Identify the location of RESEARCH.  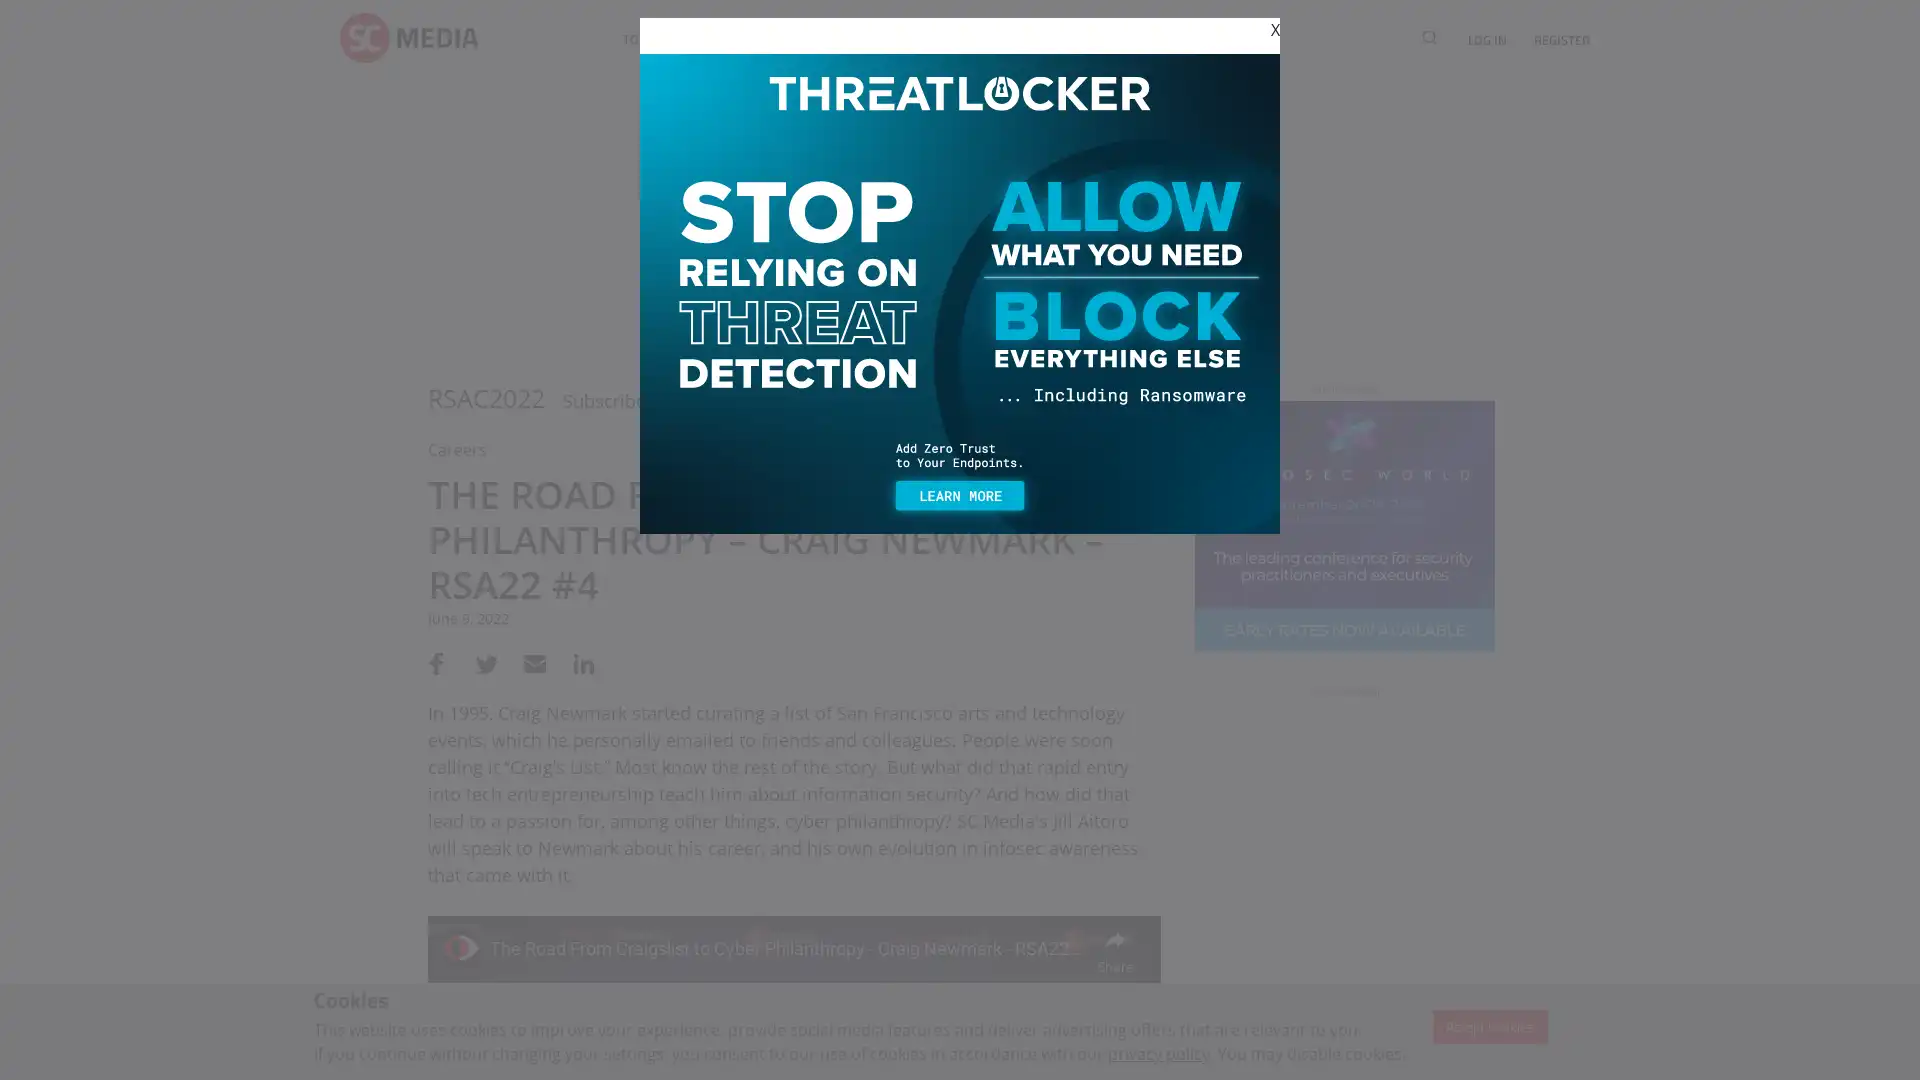
(998, 39).